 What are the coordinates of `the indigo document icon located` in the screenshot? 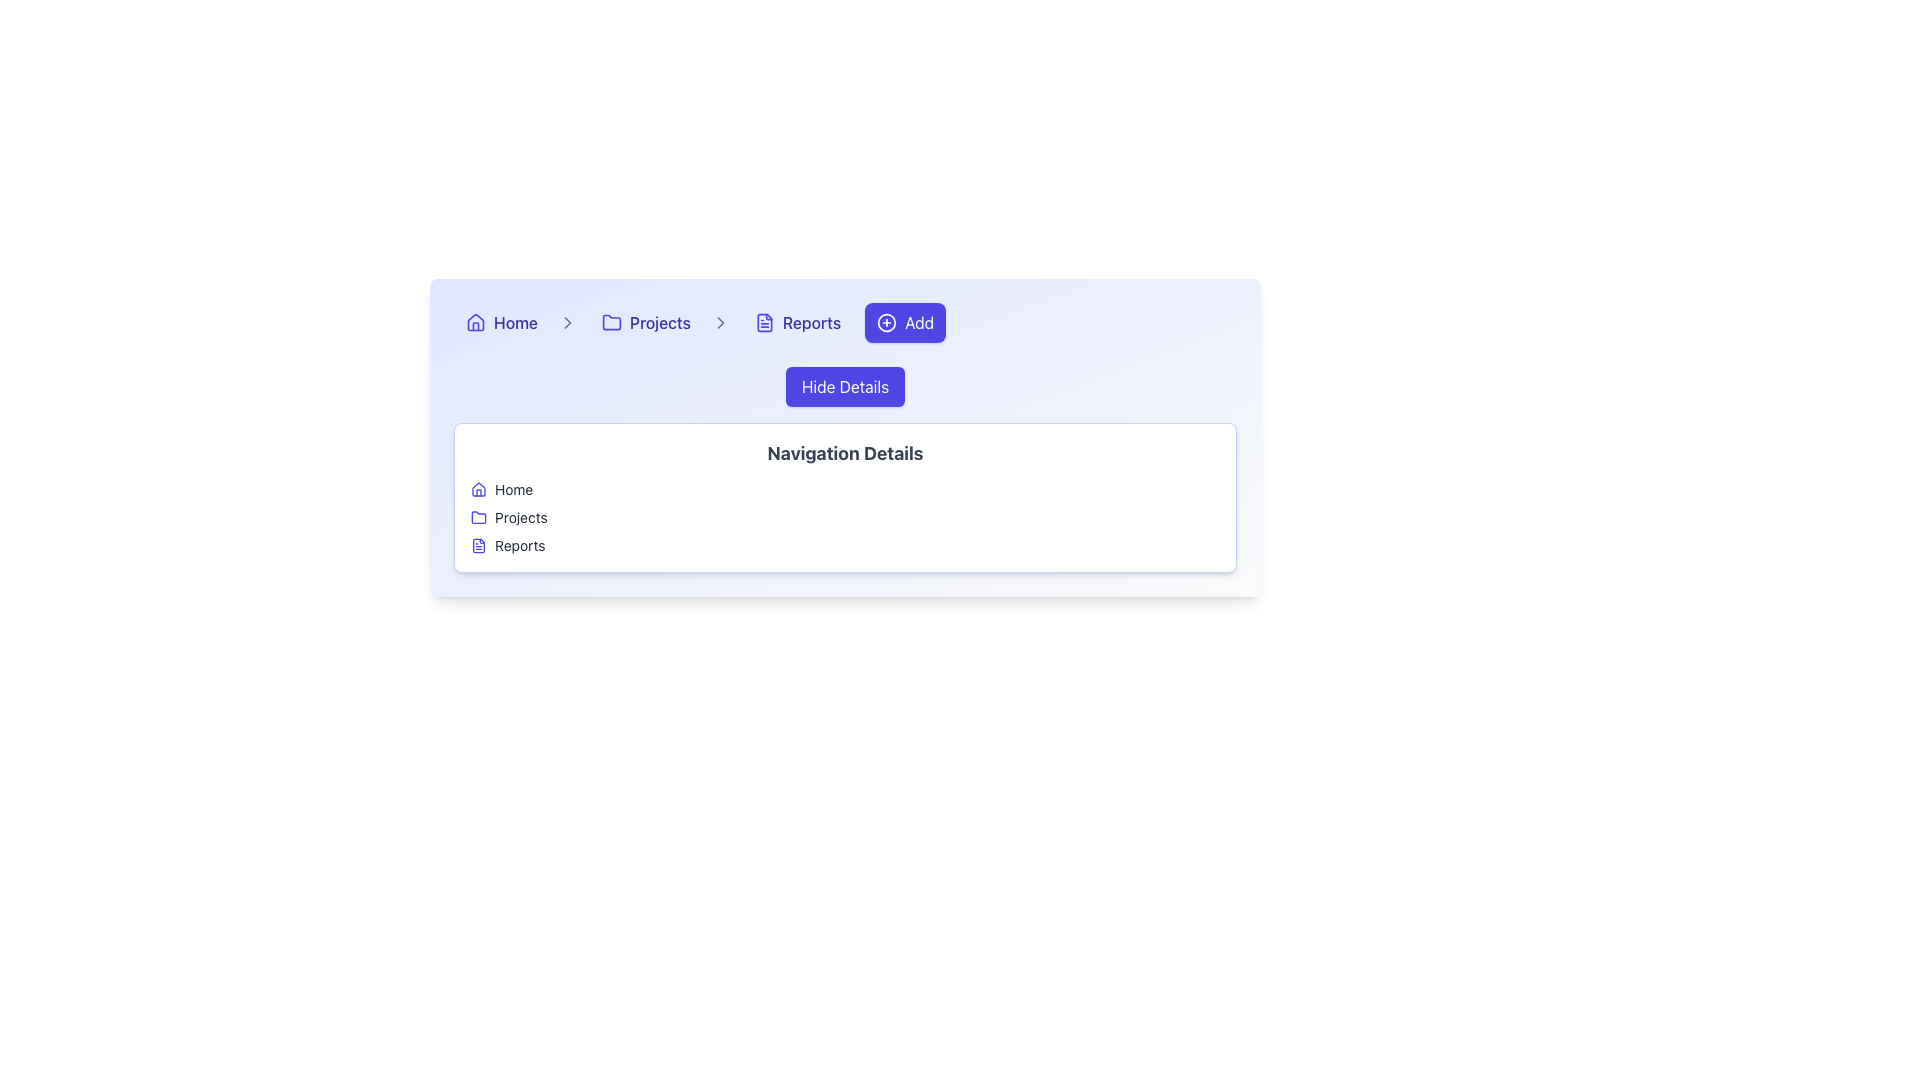 It's located at (478, 546).